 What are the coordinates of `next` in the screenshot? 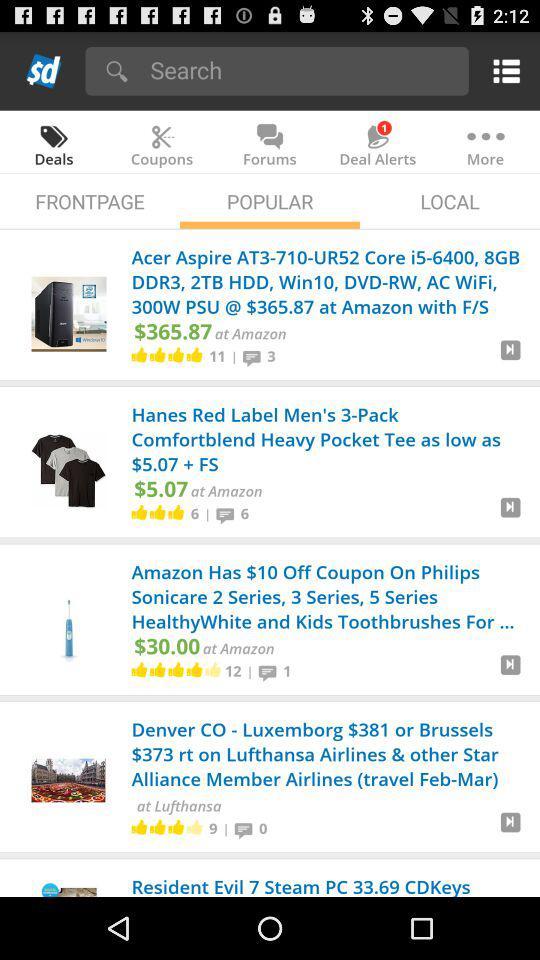 It's located at (510, 514).